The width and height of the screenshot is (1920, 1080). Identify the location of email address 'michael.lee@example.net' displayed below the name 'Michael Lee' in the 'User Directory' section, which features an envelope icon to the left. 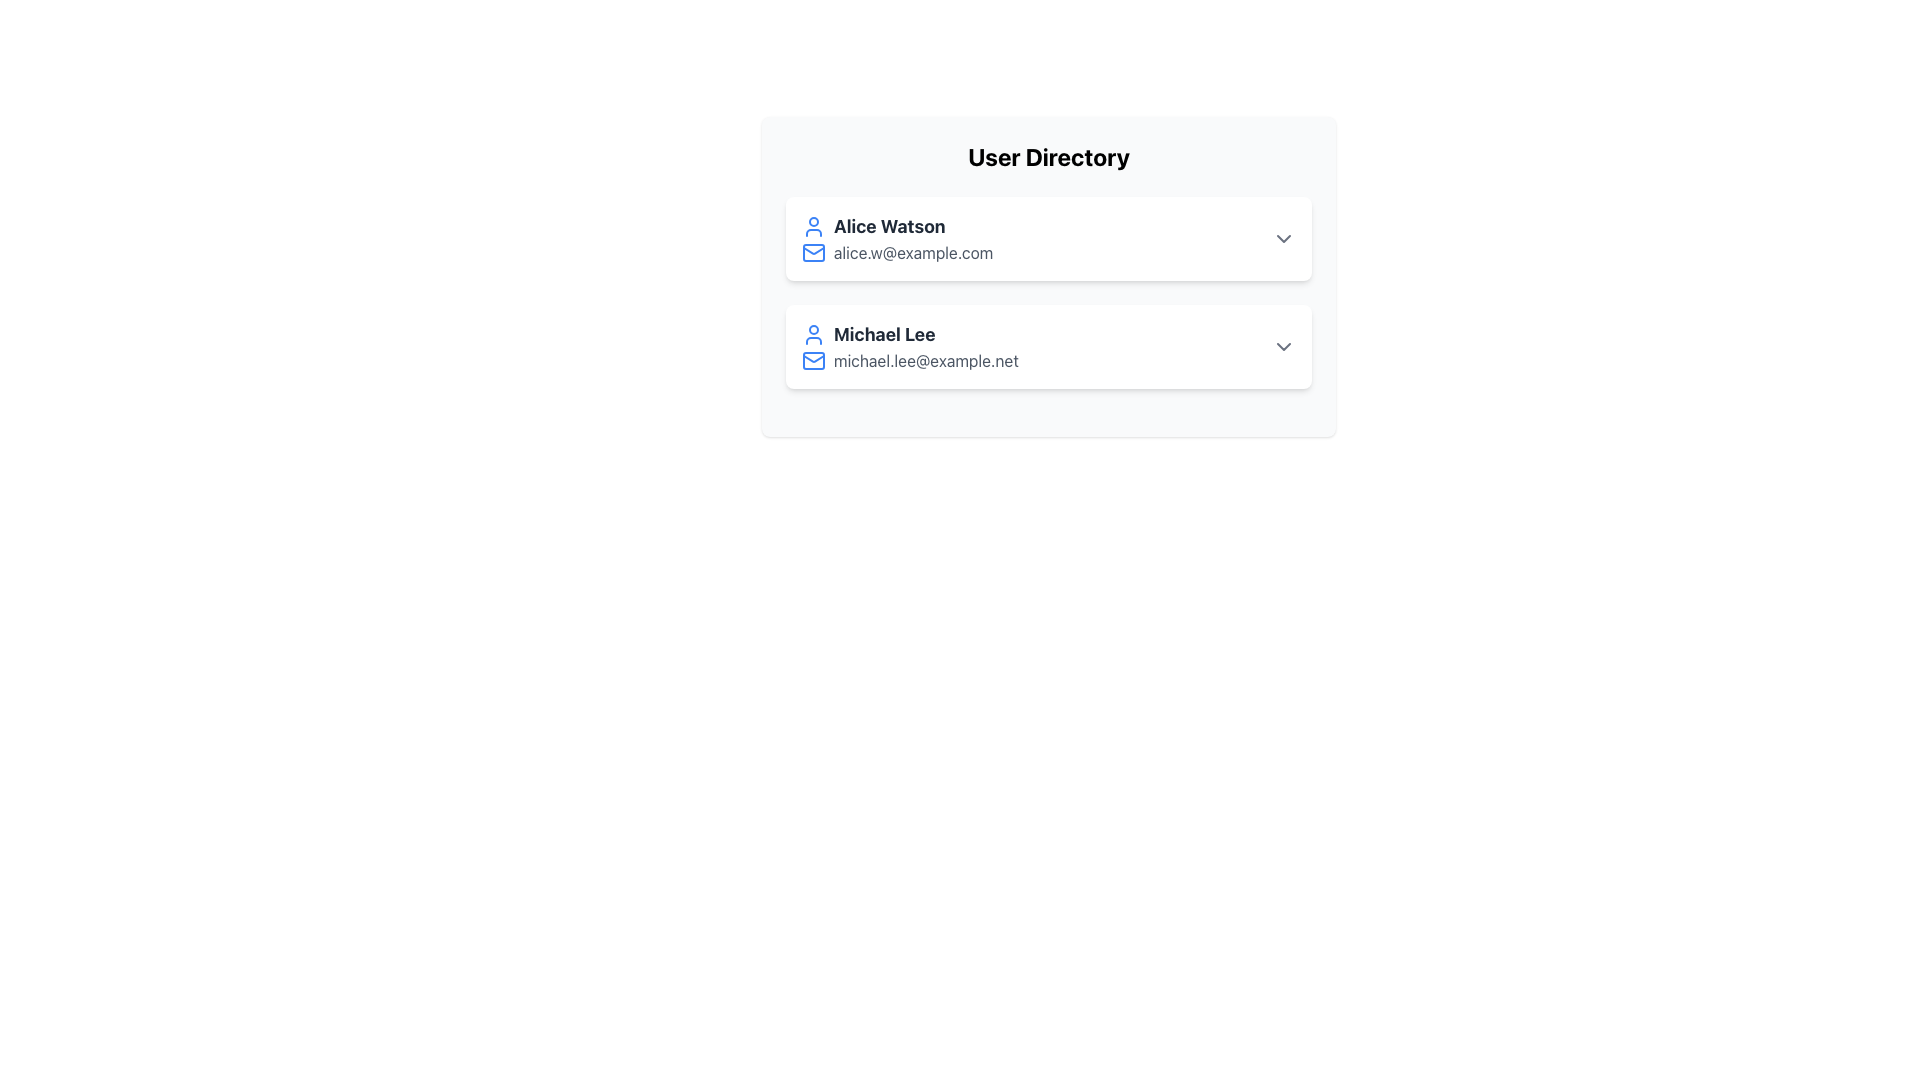
(909, 361).